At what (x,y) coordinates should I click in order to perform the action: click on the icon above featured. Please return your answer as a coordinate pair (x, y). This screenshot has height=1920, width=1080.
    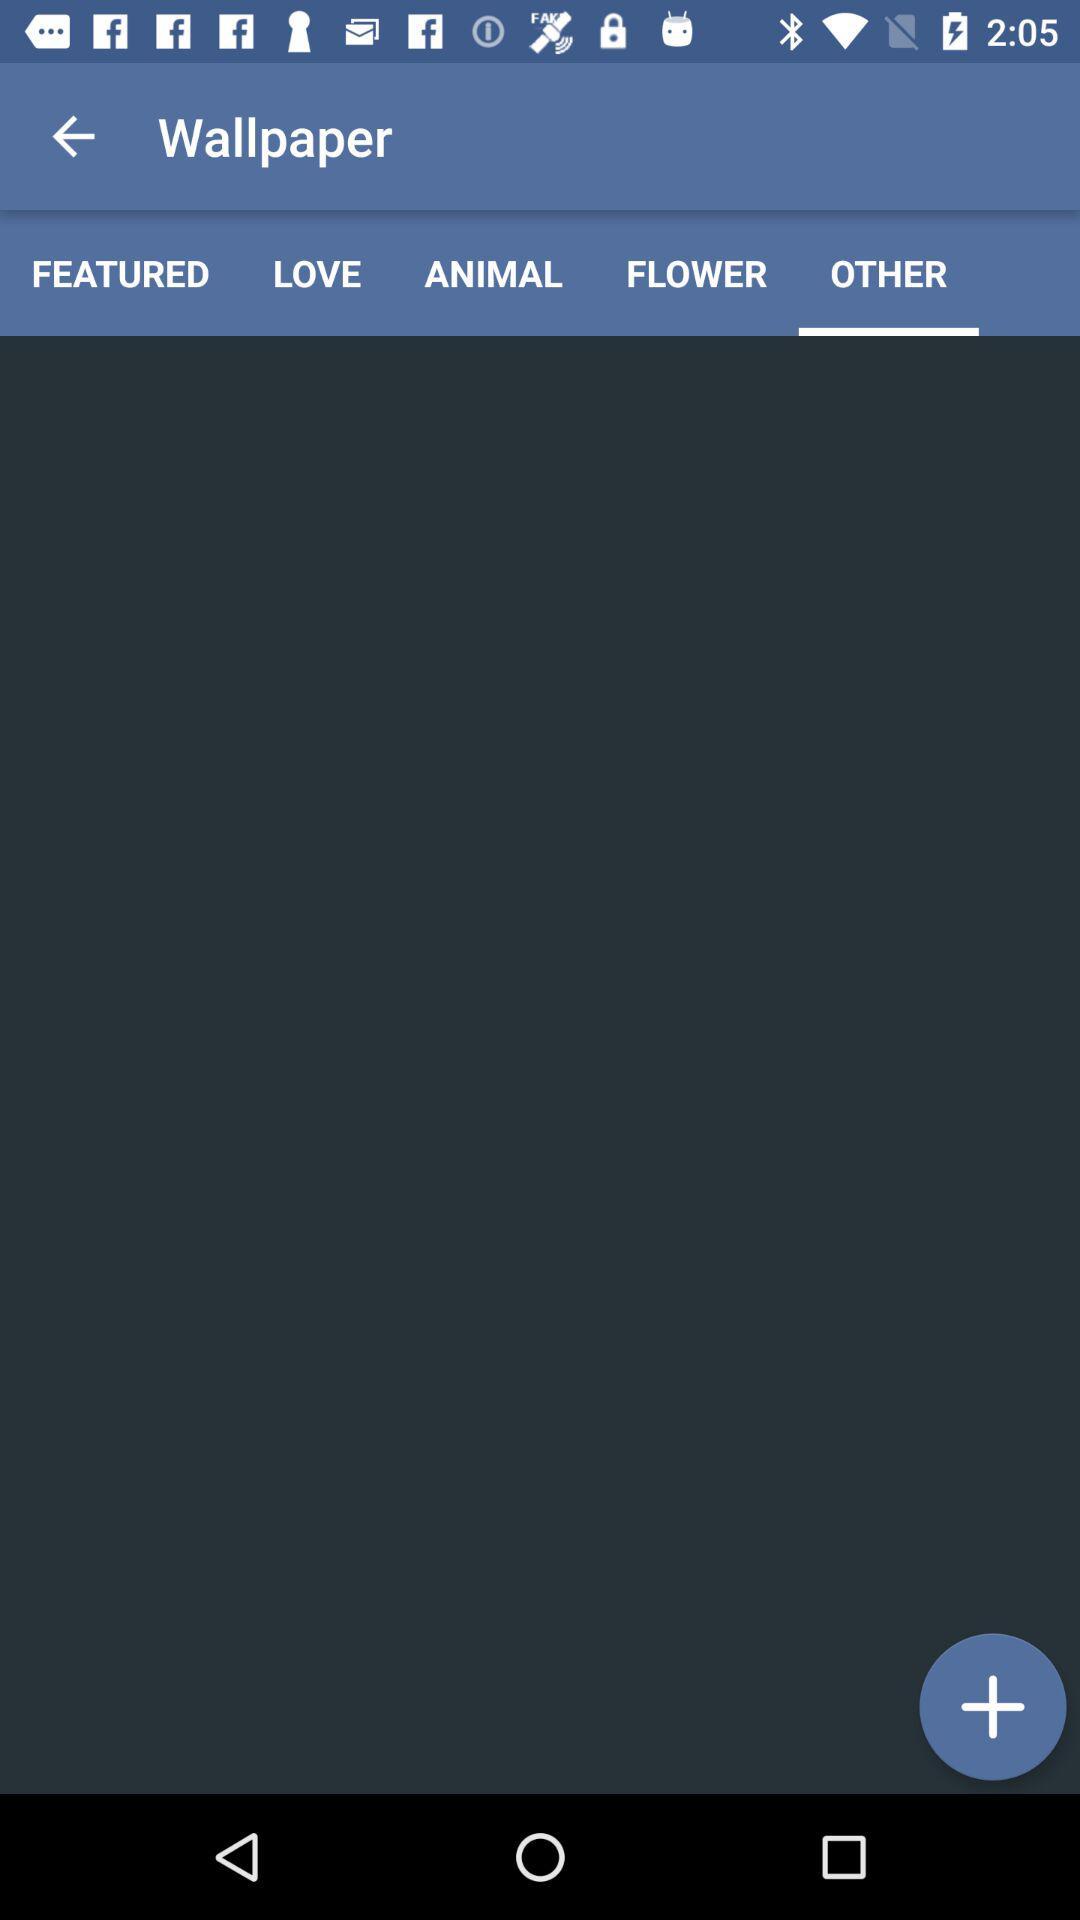
    Looking at the image, I should click on (72, 135).